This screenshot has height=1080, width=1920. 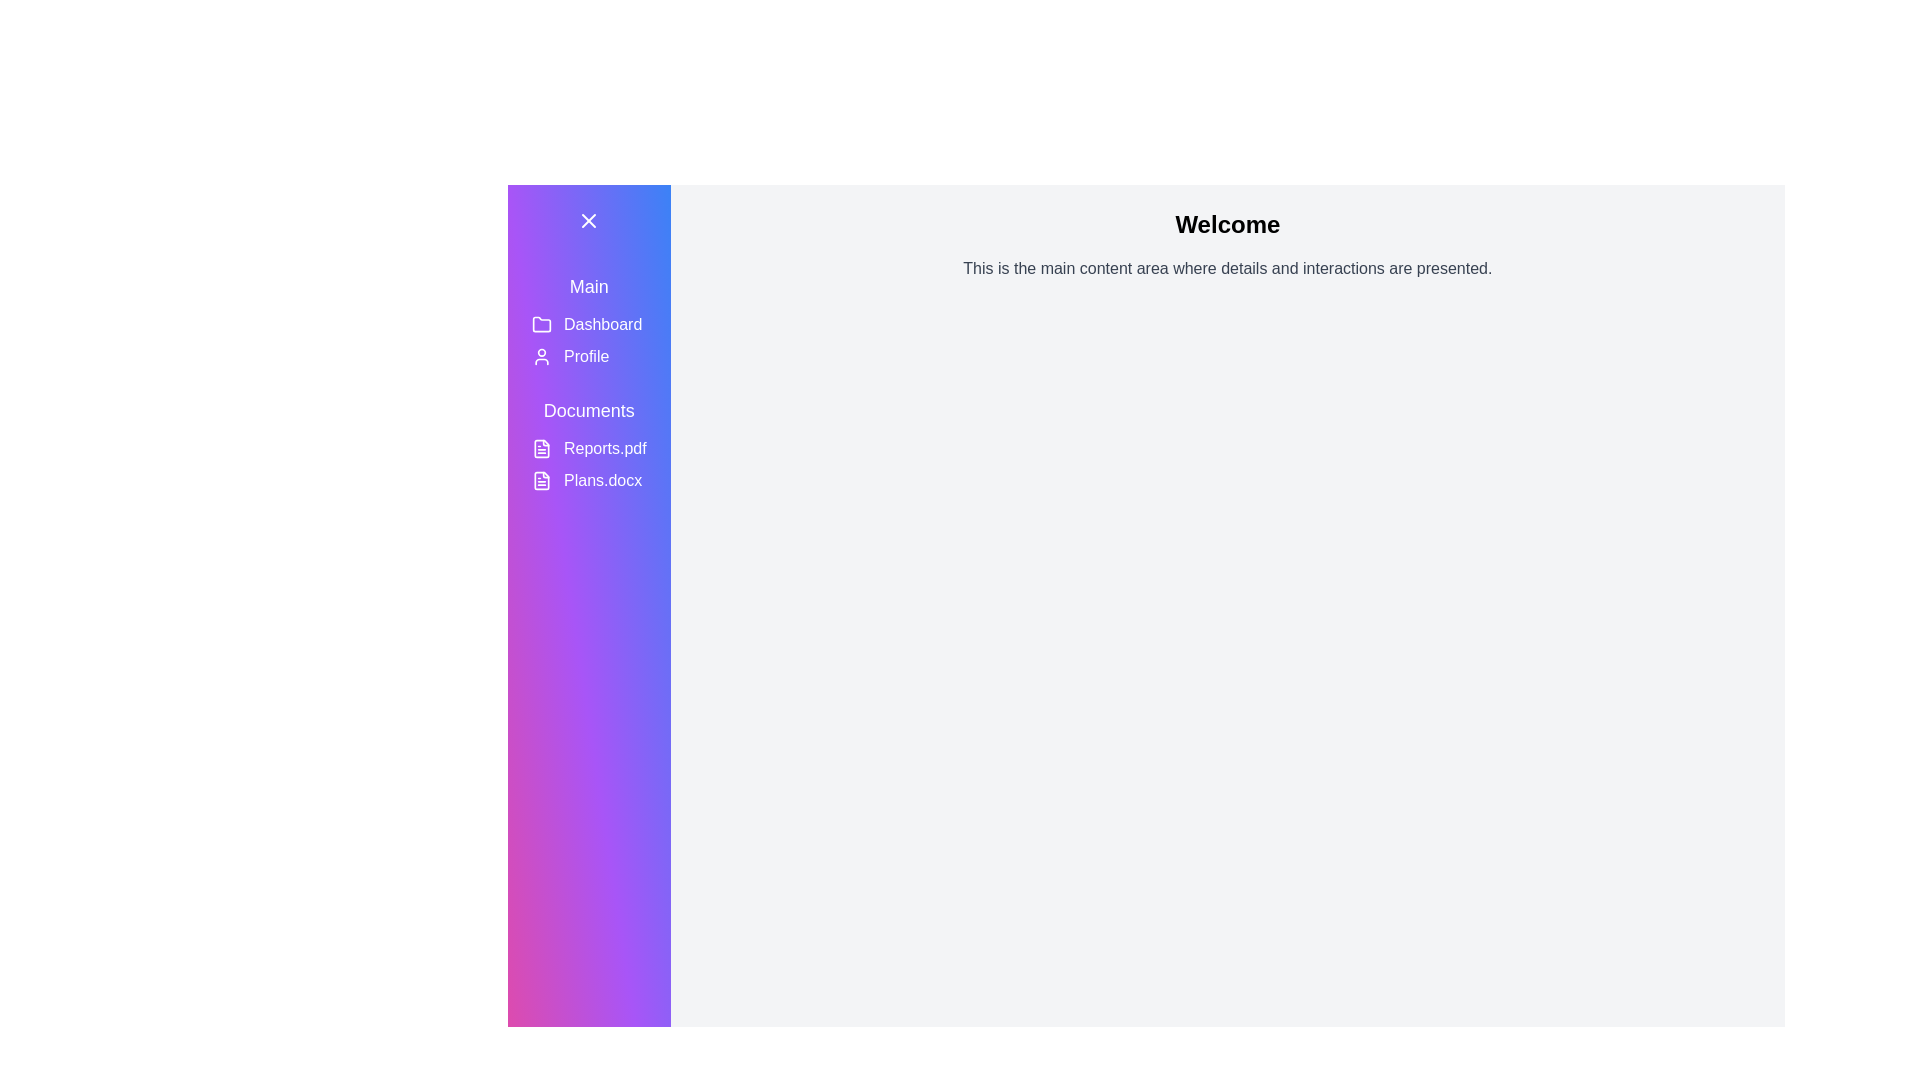 I want to click on the 'Profile' button, which is a rectangular button with a light-hovering effect and an SVG icon of a user, located in the sidebar below the 'Dashboard' button, so click(x=588, y=356).